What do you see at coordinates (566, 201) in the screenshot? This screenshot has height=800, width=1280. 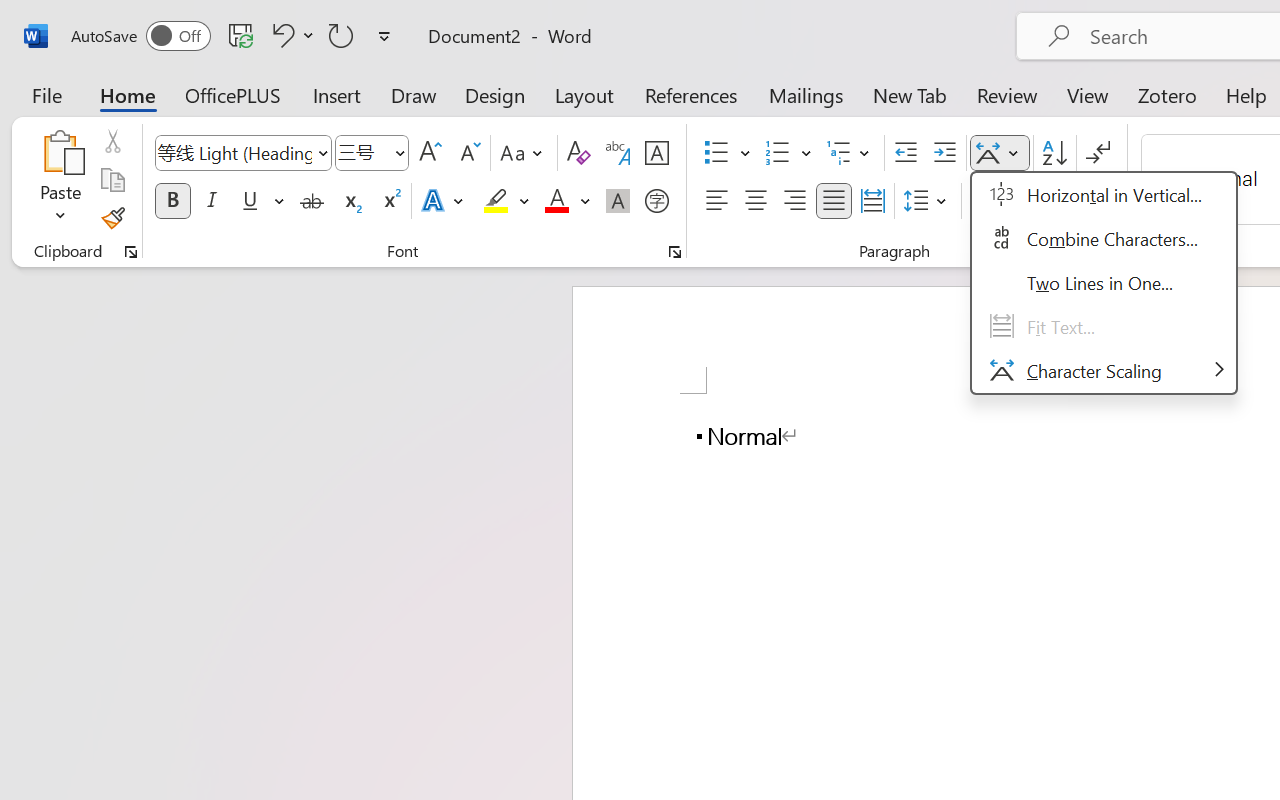 I see `'Font Color'` at bounding box center [566, 201].